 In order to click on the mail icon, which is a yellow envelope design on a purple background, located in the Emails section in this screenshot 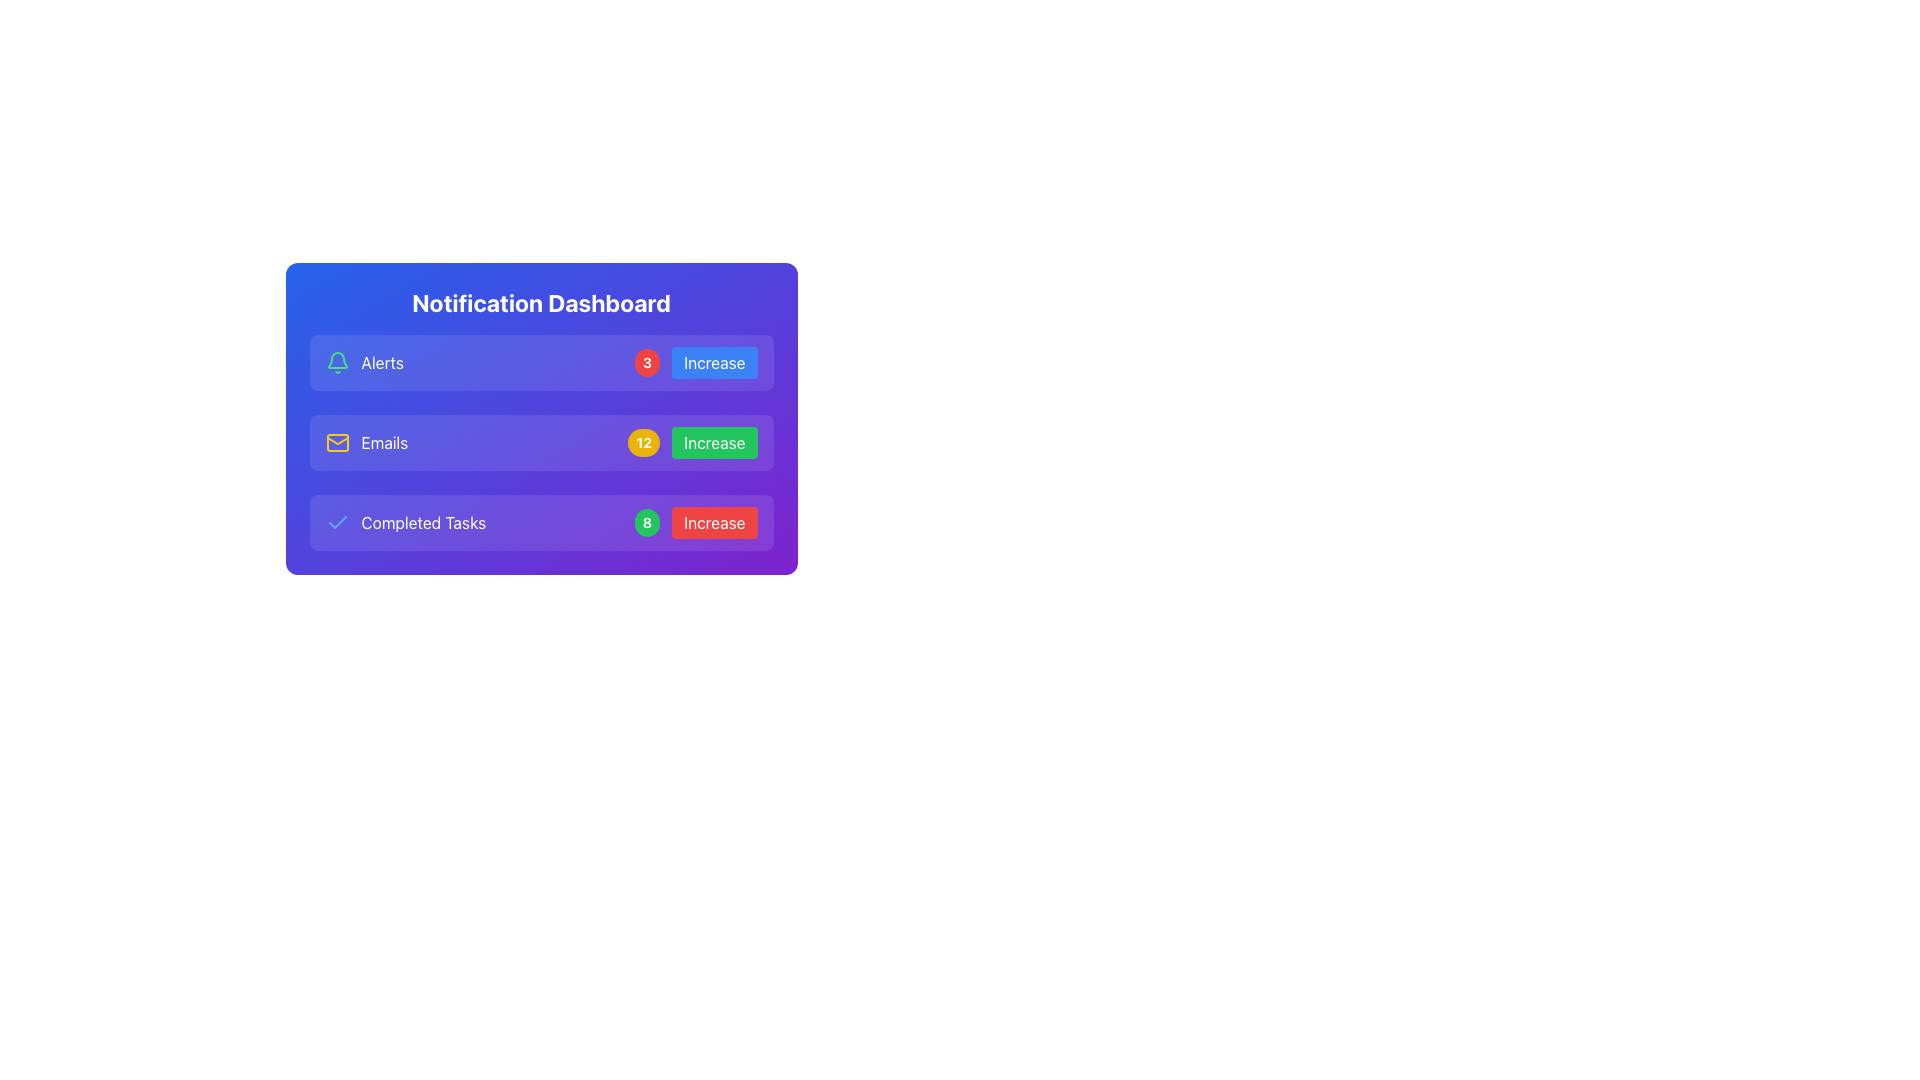, I will do `click(337, 442)`.